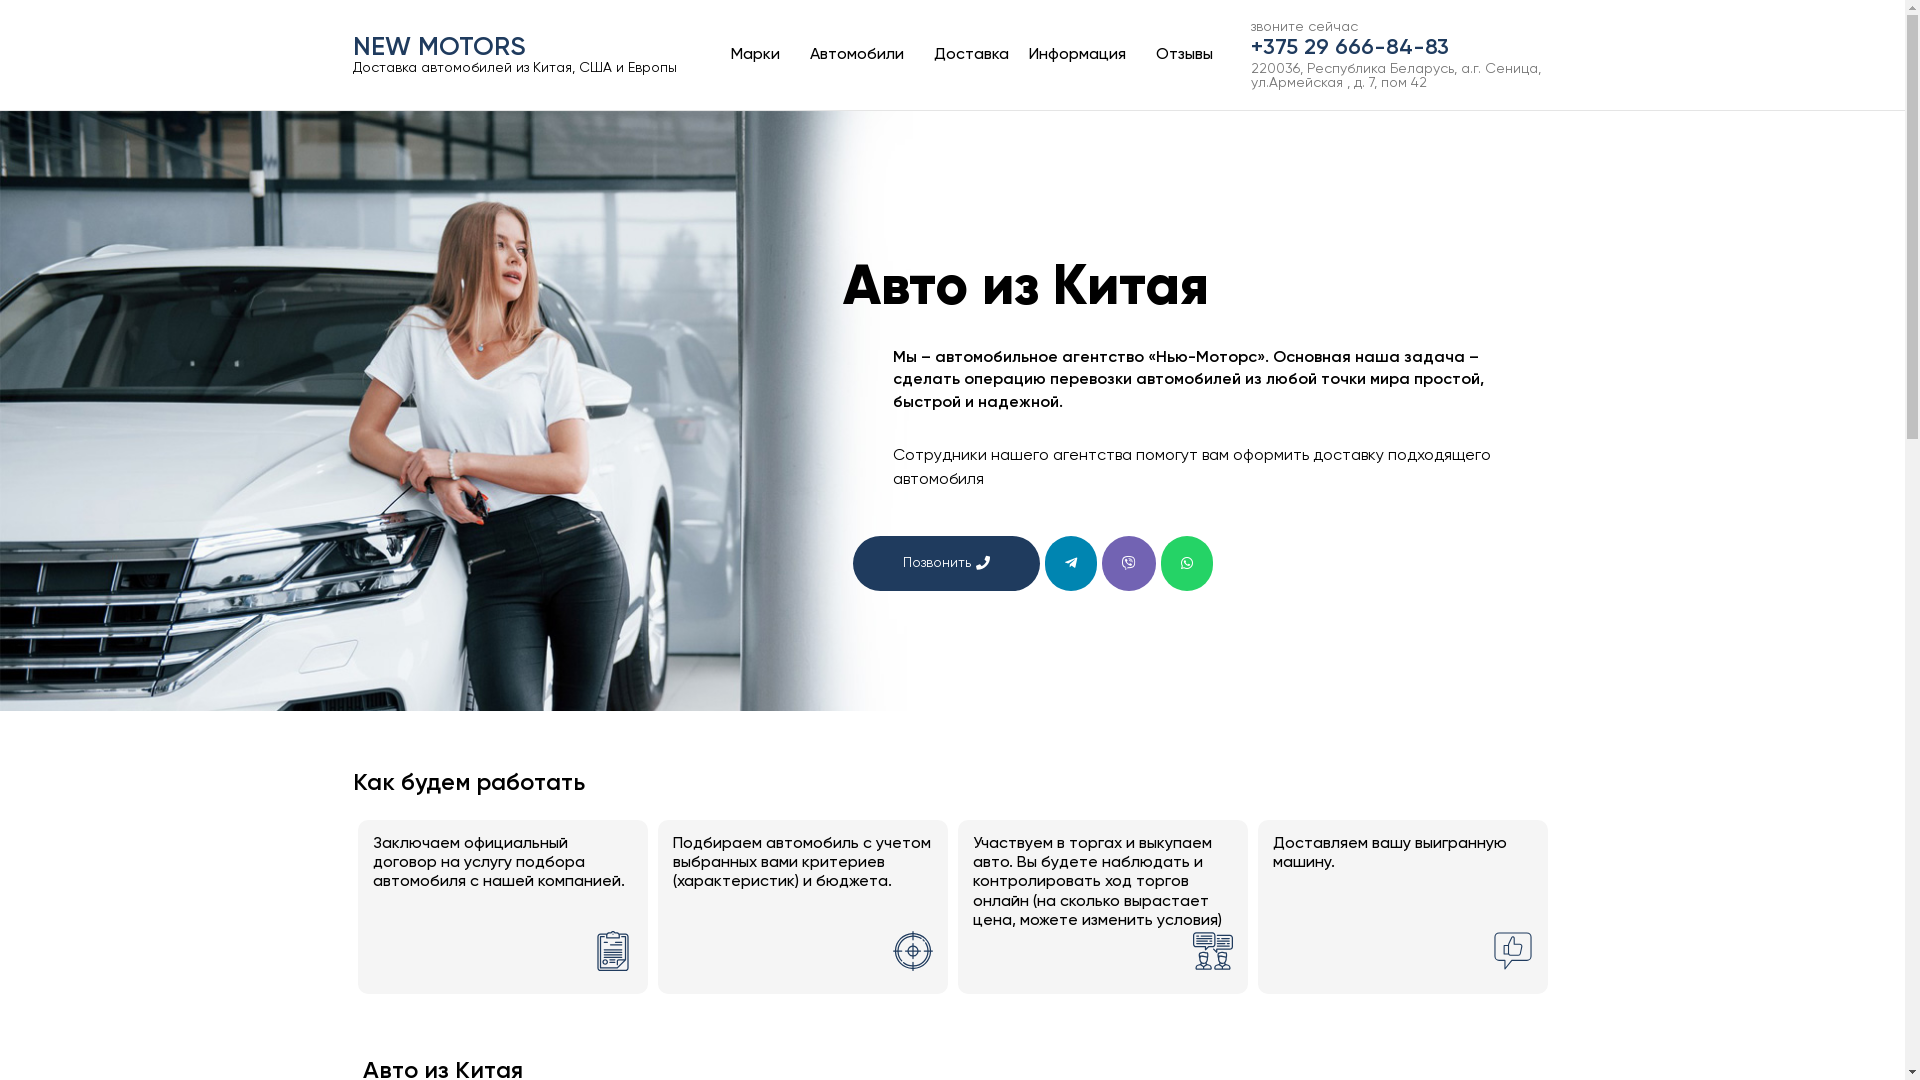 The width and height of the screenshot is (1920, 1080). What do you see at coordinates (351, 46) in the screenshot?
I see `'NEW MOTORS'` at bounding box center [351, 46].